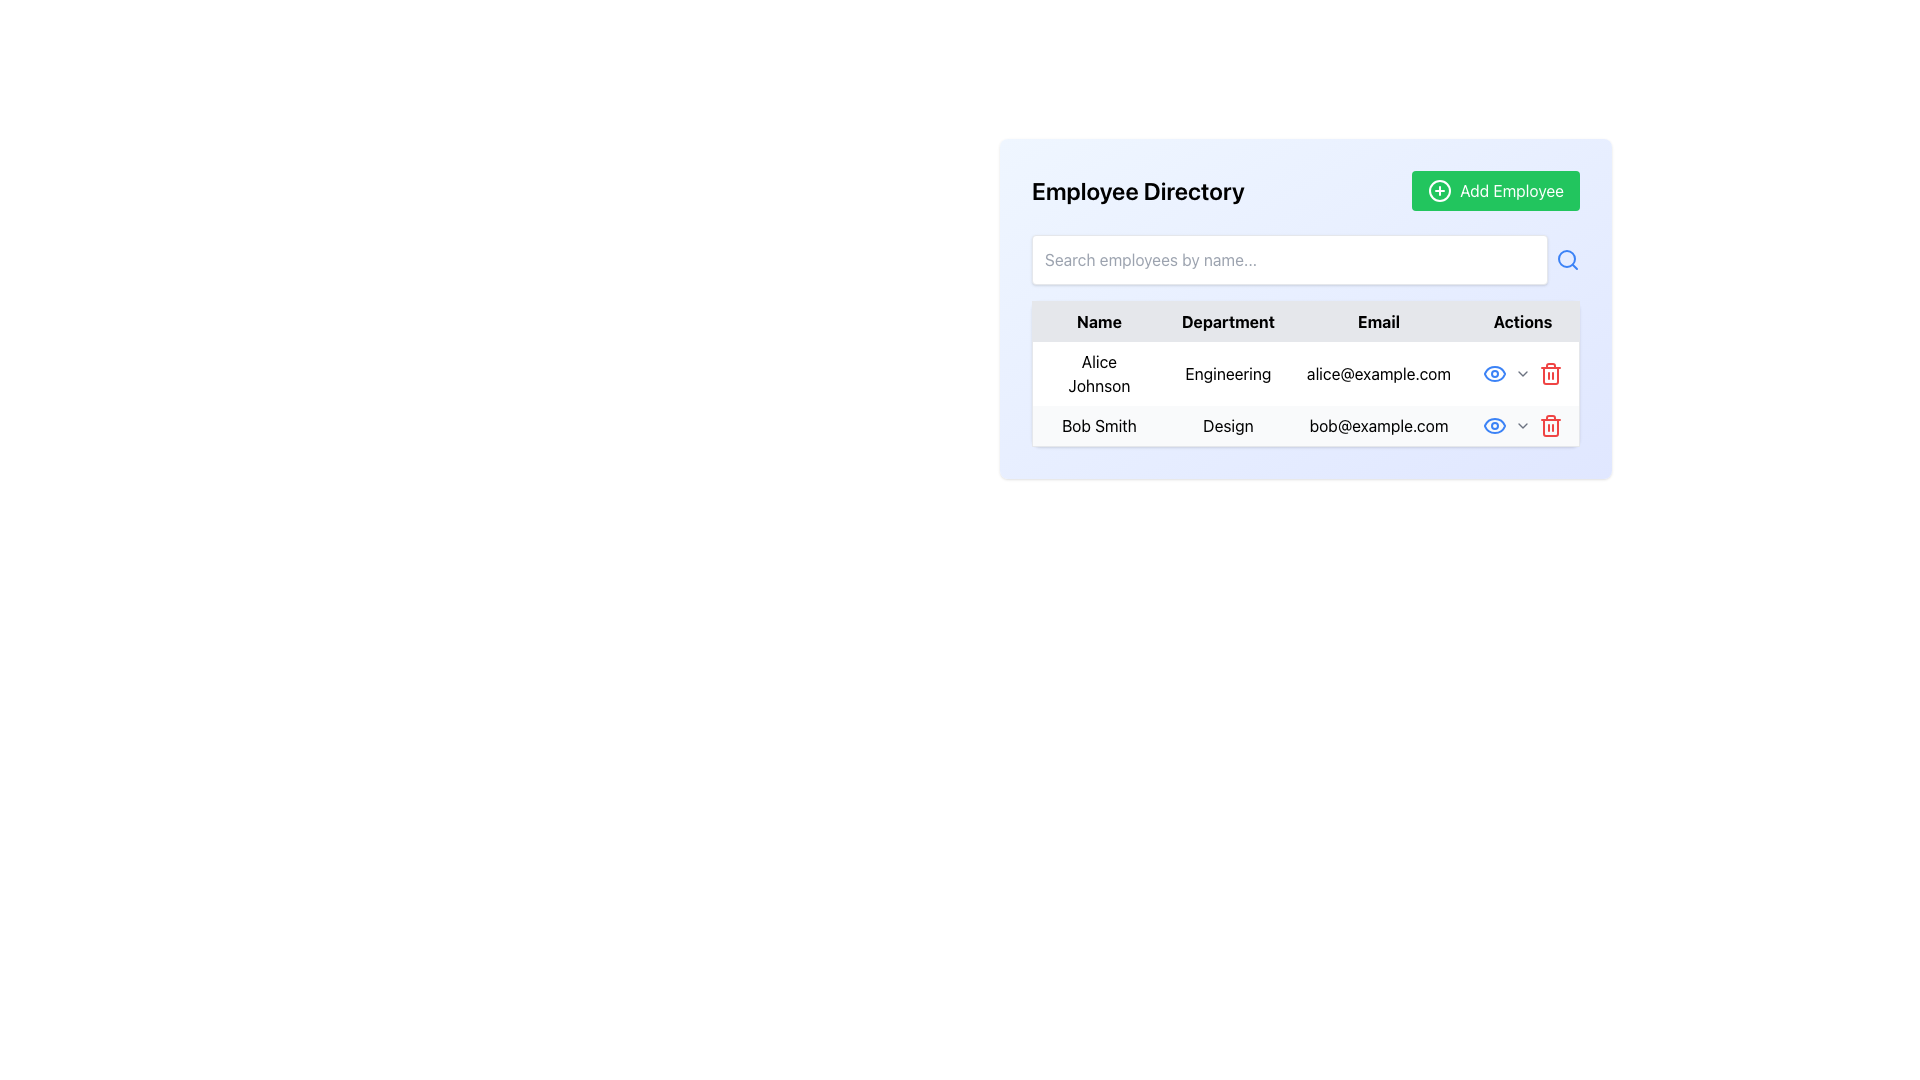  What do you see at coordinates (1305, 393) in the screenshot?
I see `the first table row in the 'Employee Directory' that contains individual information such as name, department, email, and action buttons` at bounding box center [1305, 393].